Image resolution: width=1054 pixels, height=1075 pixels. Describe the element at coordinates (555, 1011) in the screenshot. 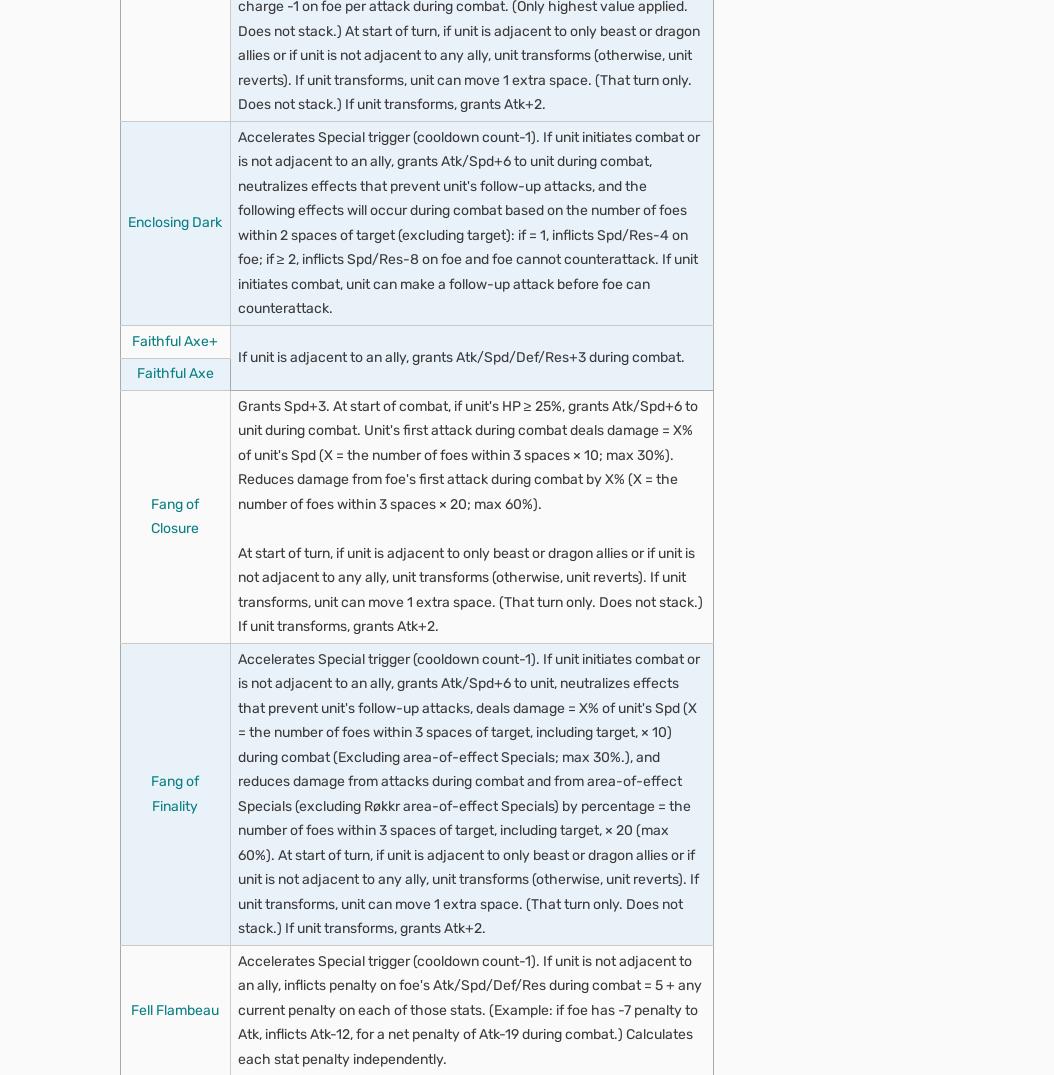

I see `'Temporary debuffs'` at that location.